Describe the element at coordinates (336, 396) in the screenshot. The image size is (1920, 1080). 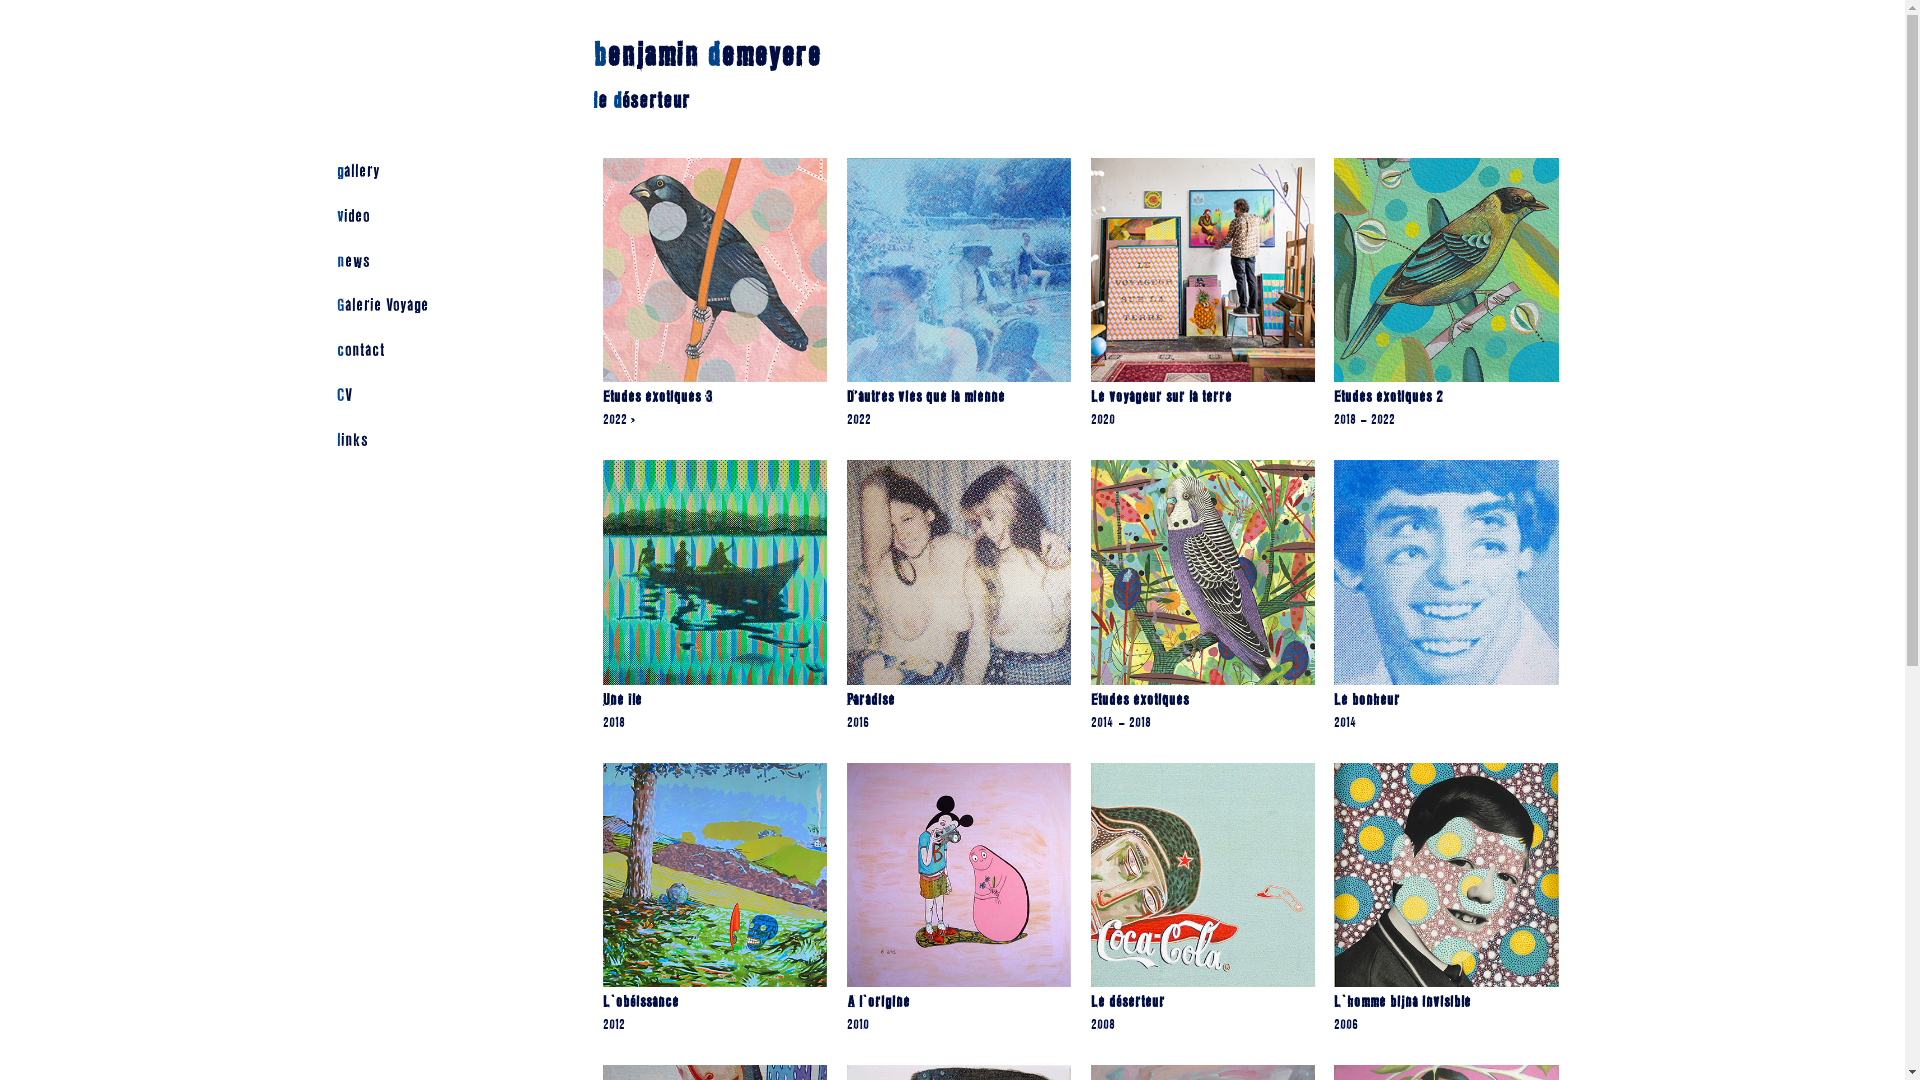
I see `'CV'` at that location.